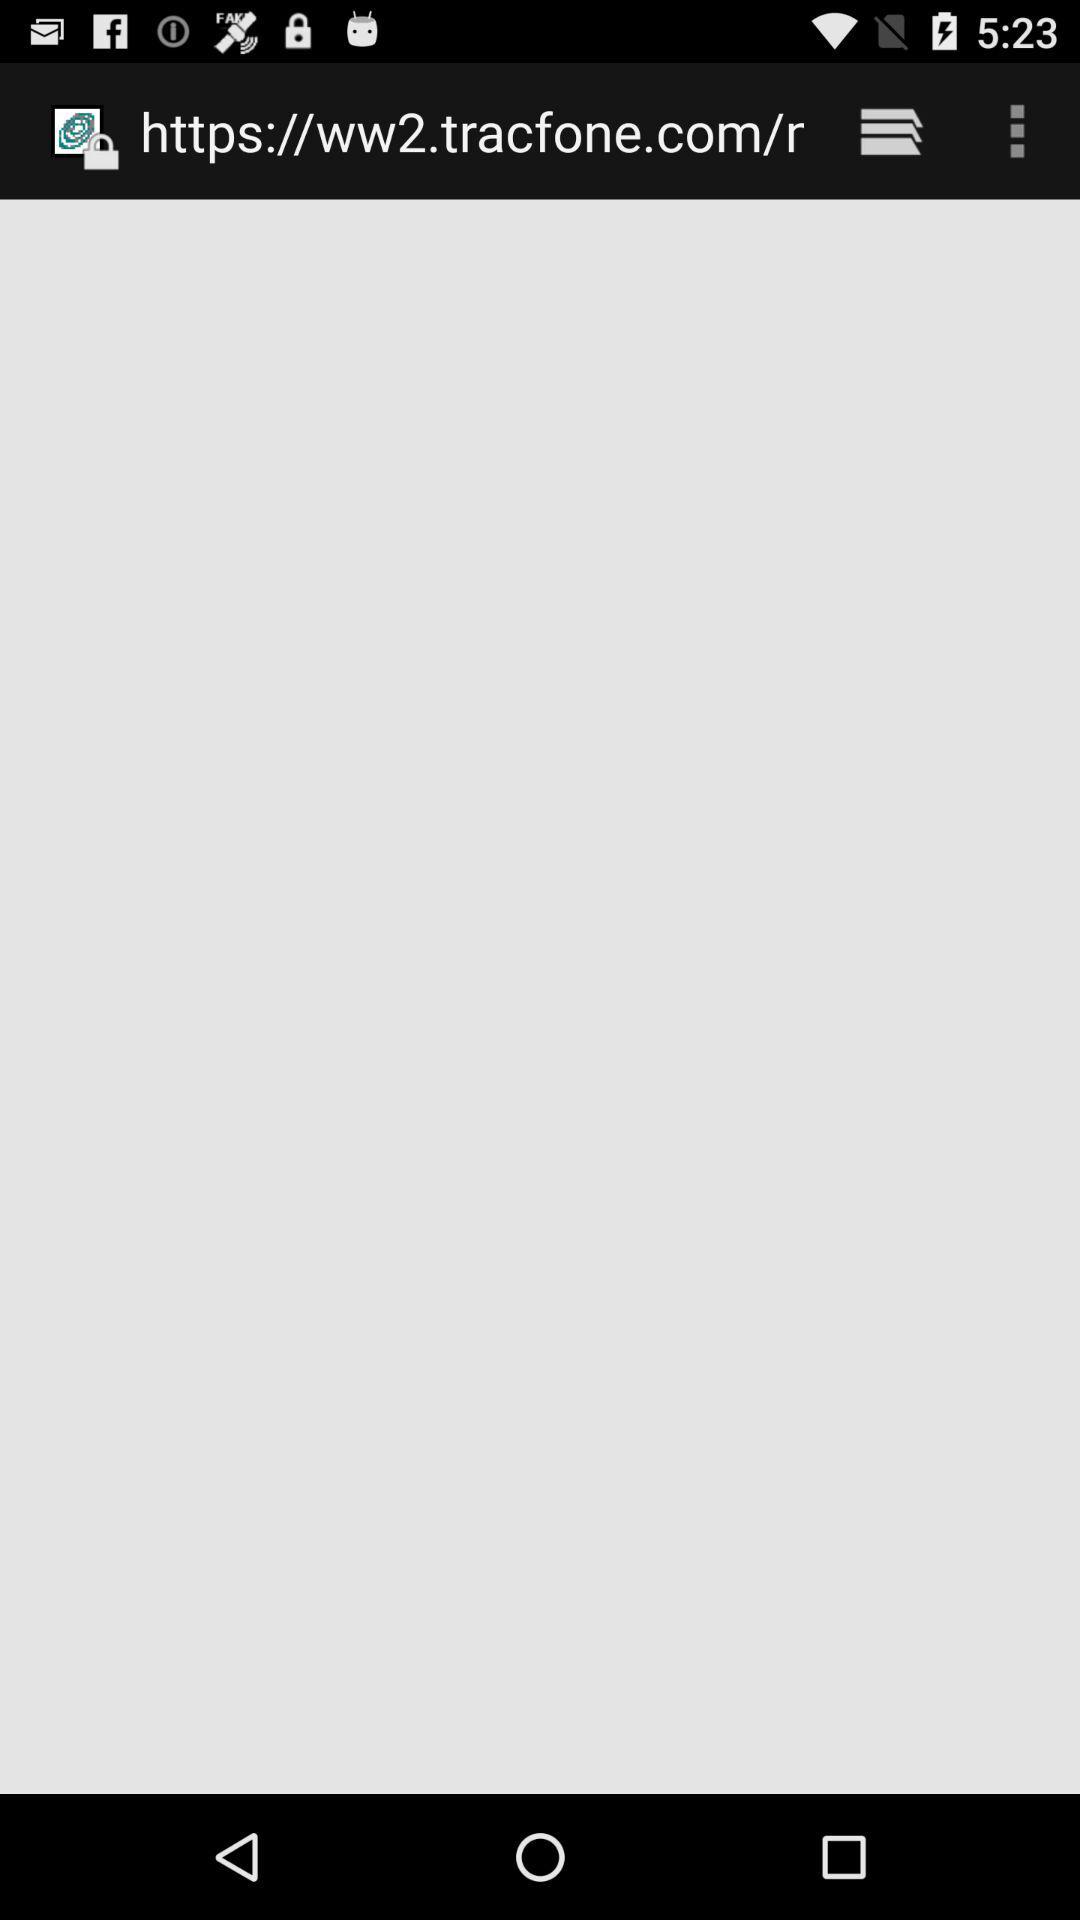  What do you see at coordinates (890, 130) in the screenshot?
I see `the item next to the https ww2 tracfone icon` at bounding box center [890, 130].